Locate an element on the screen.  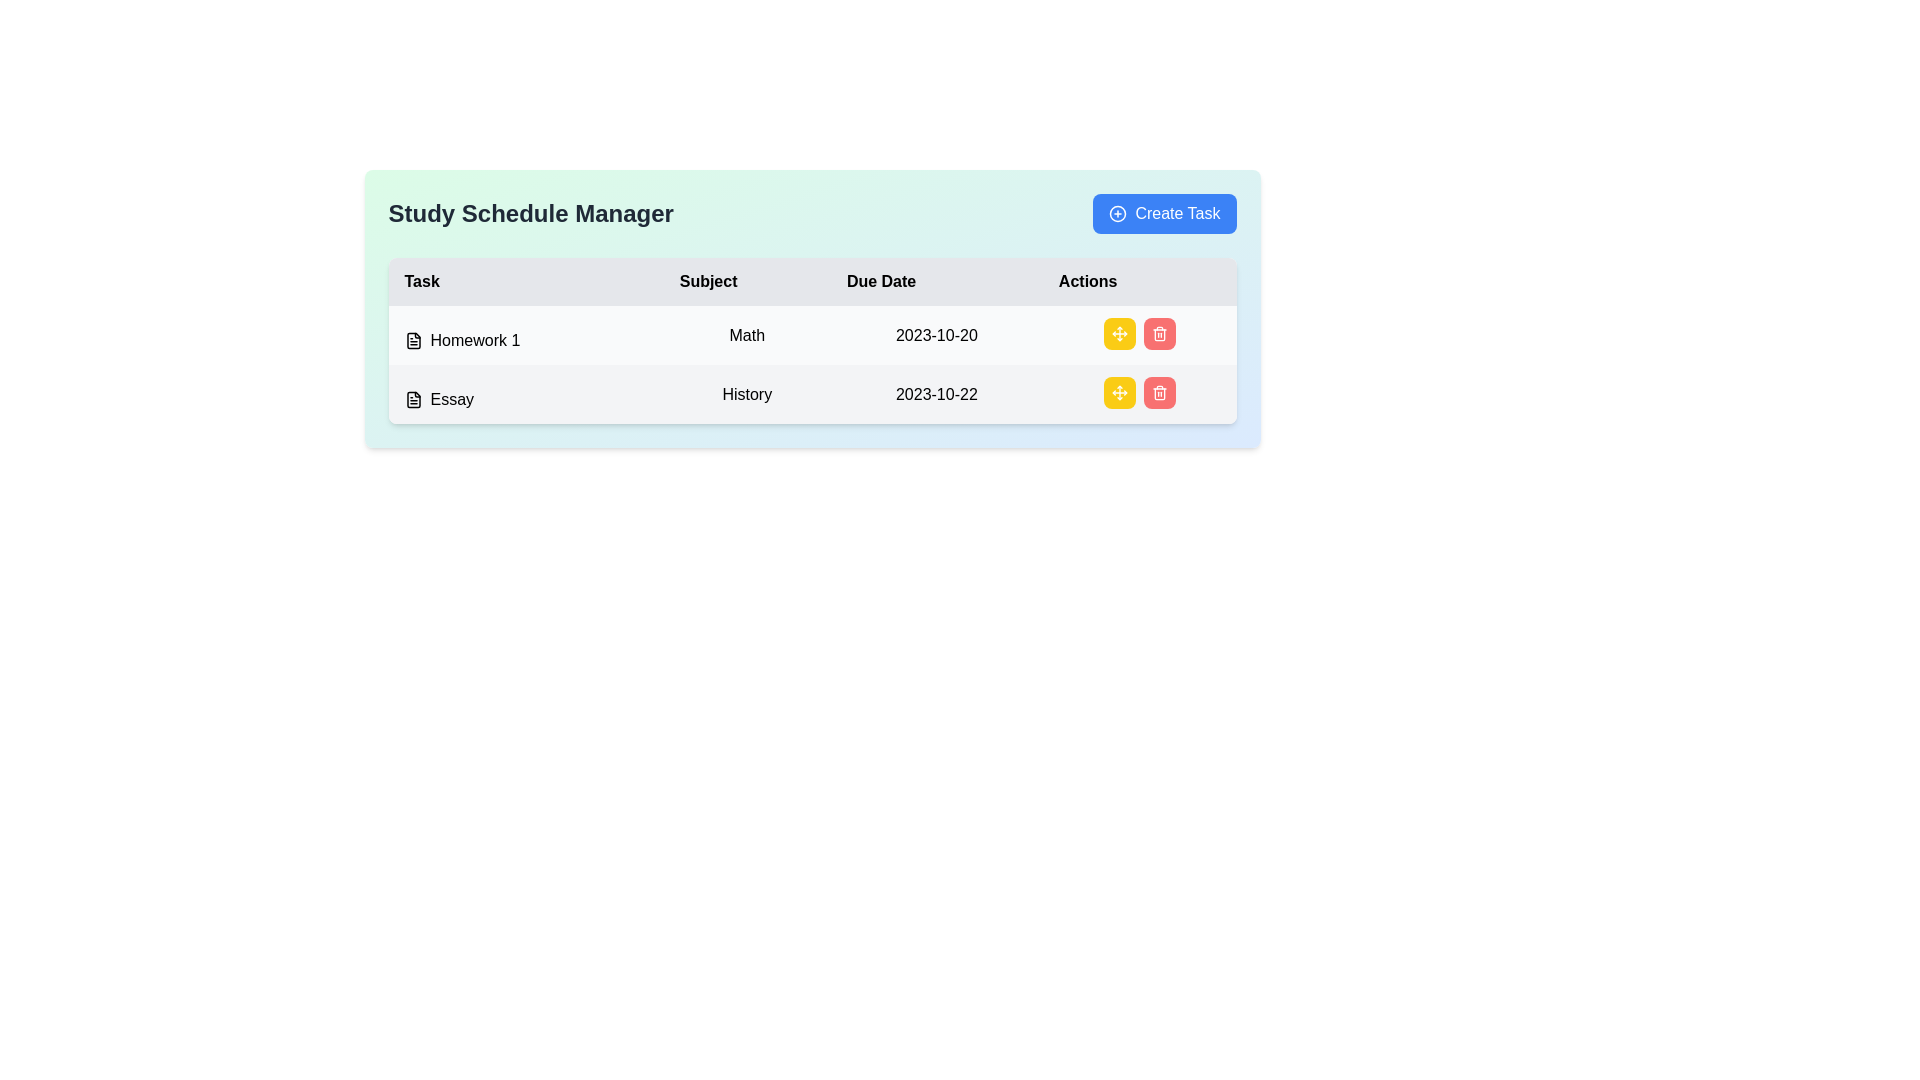
the move button located in the 'Actions' column of the first row, associated with the task labeled 'Homework 1' is located at coordinates (1139, 333).